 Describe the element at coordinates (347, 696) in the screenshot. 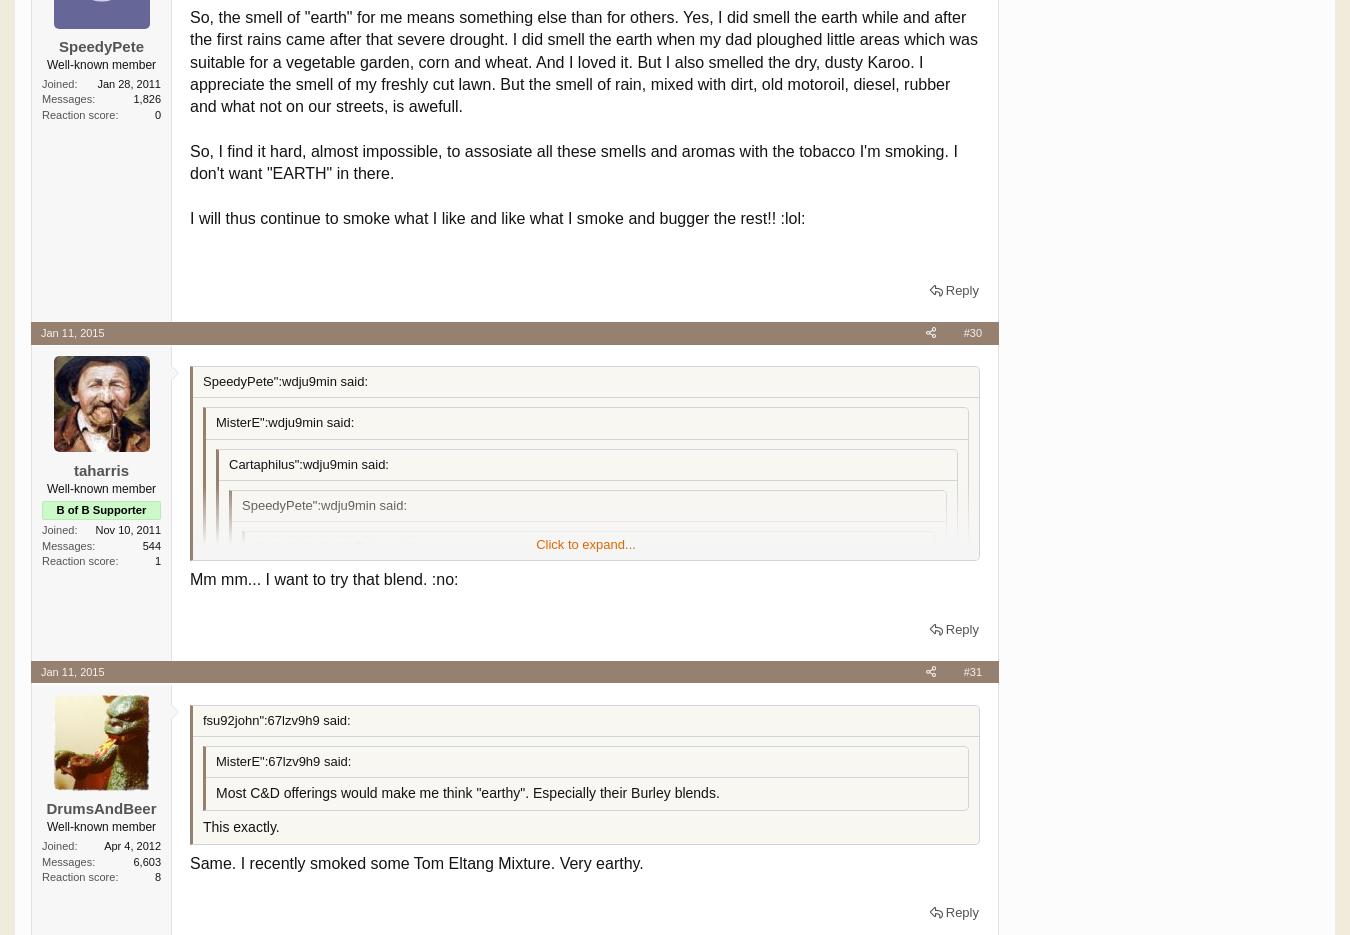

I see `'Come to think of it, that could explain a lot!'` at that location.